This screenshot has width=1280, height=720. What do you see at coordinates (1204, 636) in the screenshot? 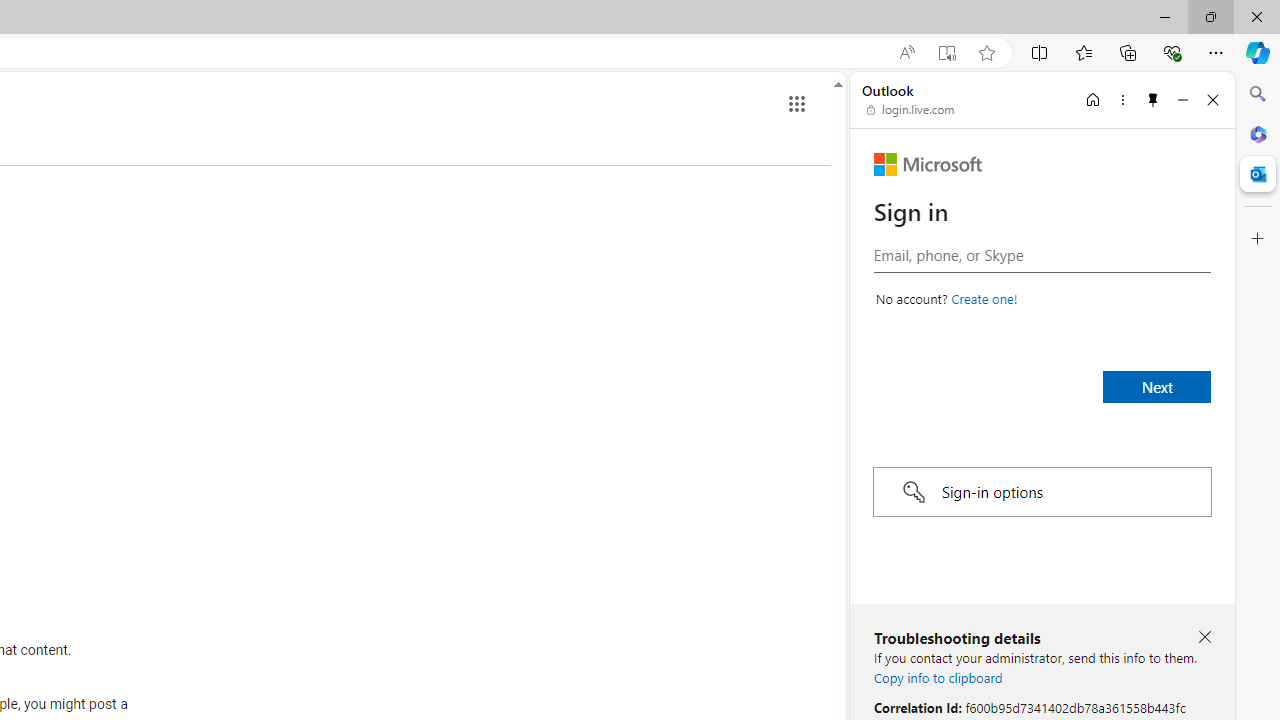
I see `'Close troubleshooting details'` at bounding box center [1204, 636].